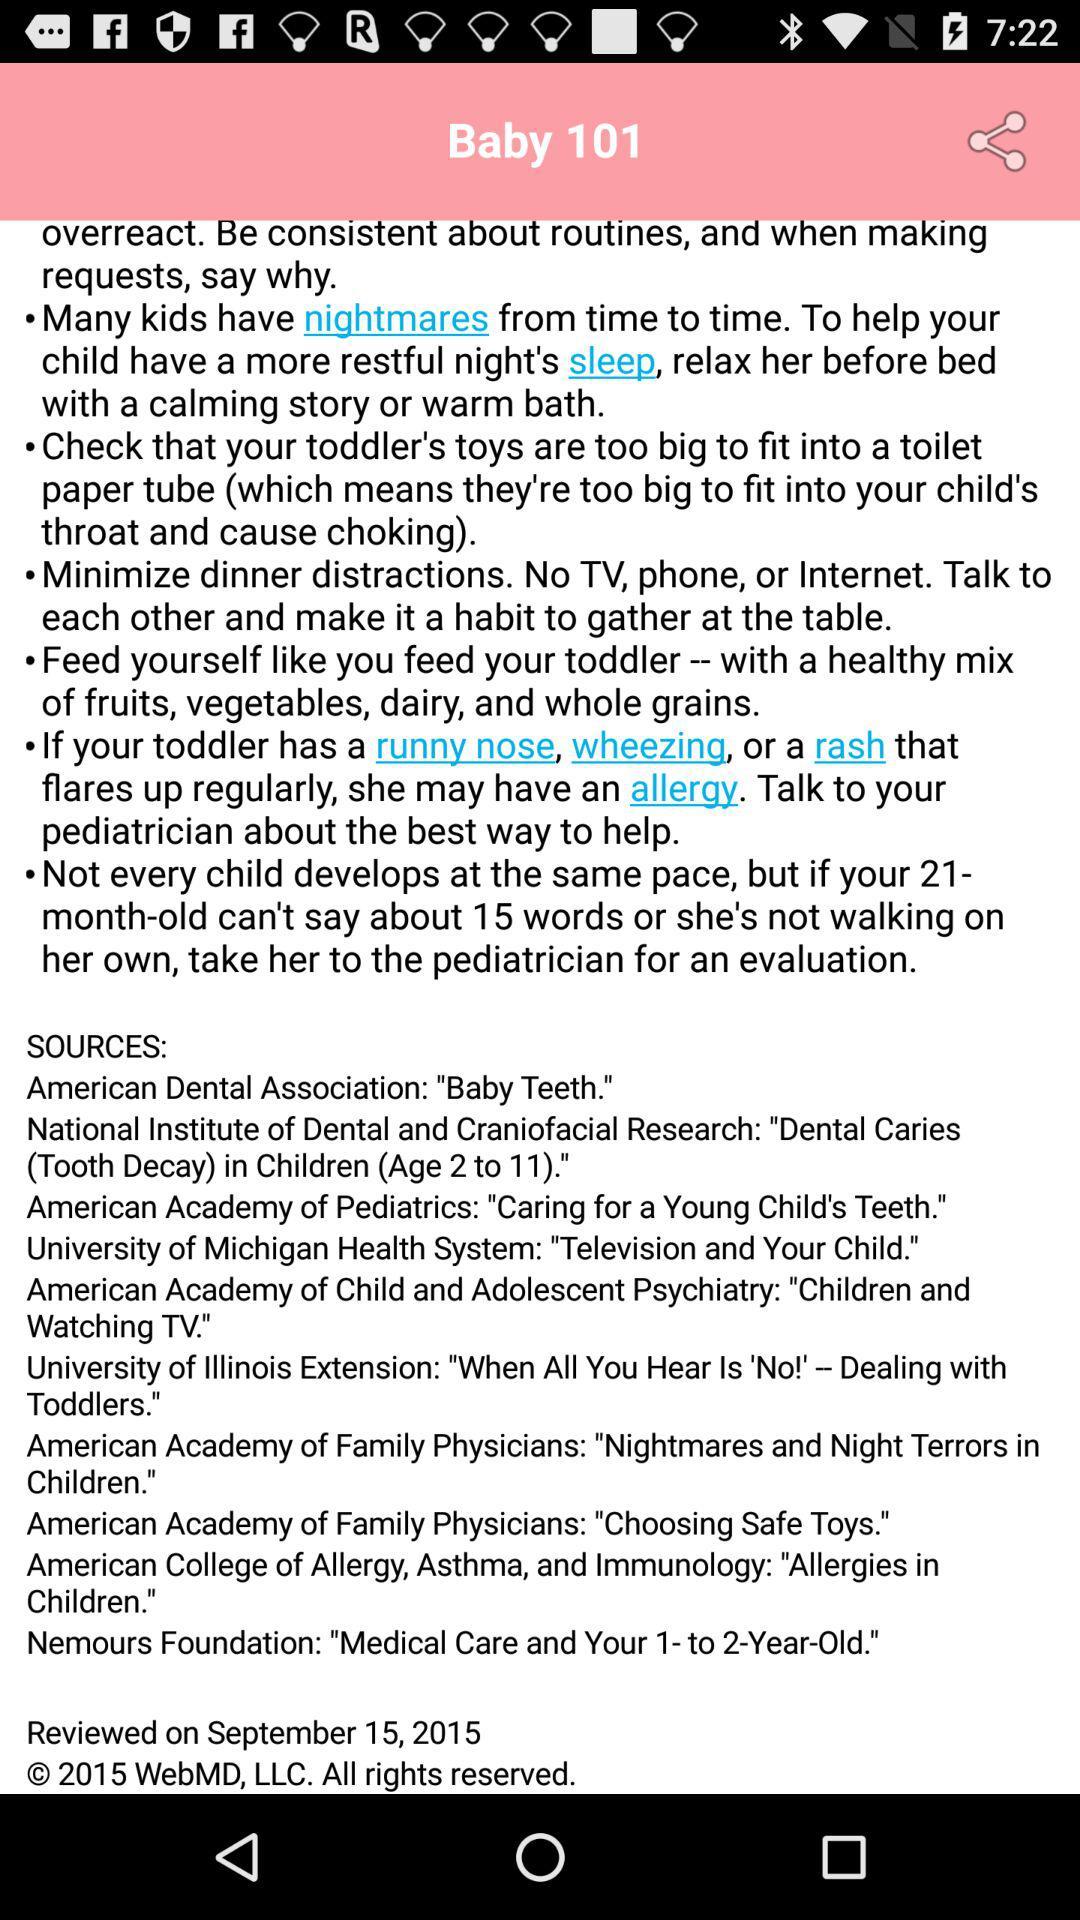 Image resolution: width=1080 pixels, height=1920 pixels. Describe the element at coordinates (540, 1044) in the screenshot. I see `the sources: app` at that location.